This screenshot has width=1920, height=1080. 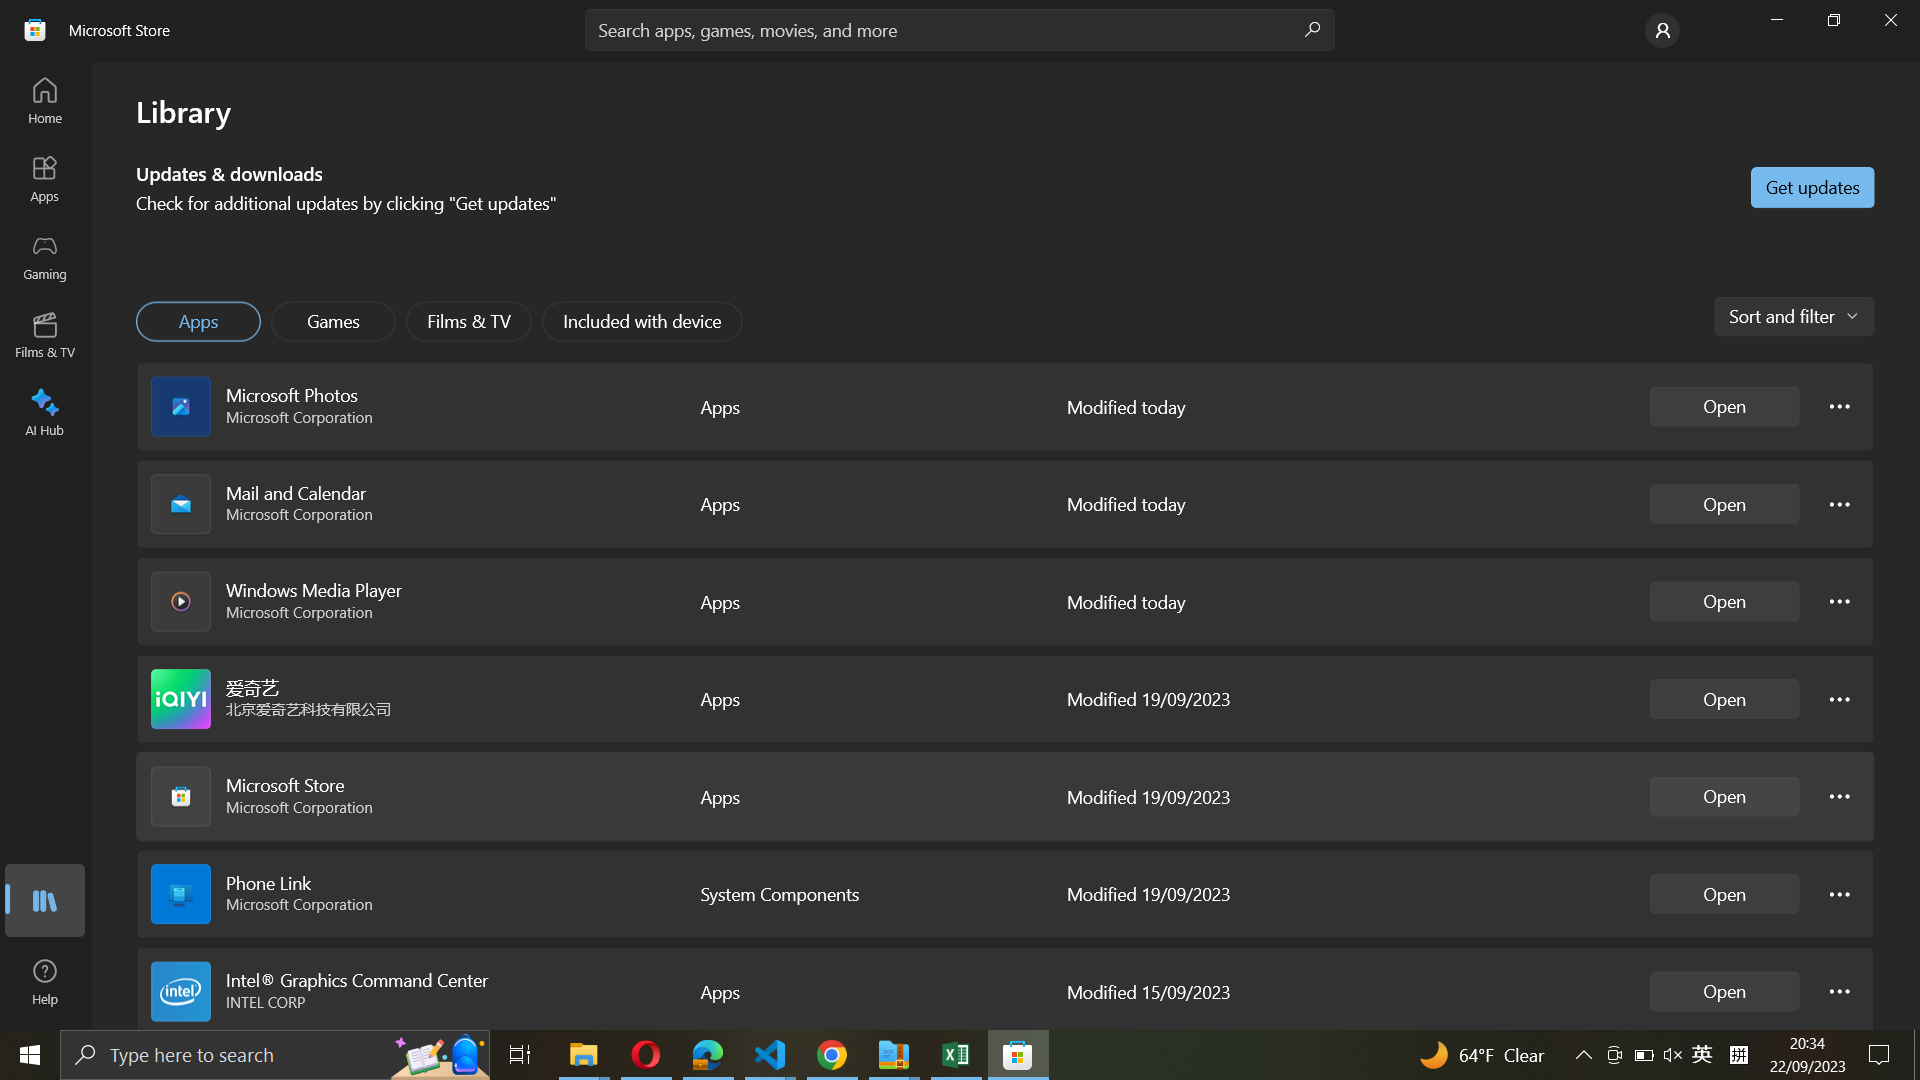 I want to click on Activate Windows Media Player, so click(x=1723, y=599).